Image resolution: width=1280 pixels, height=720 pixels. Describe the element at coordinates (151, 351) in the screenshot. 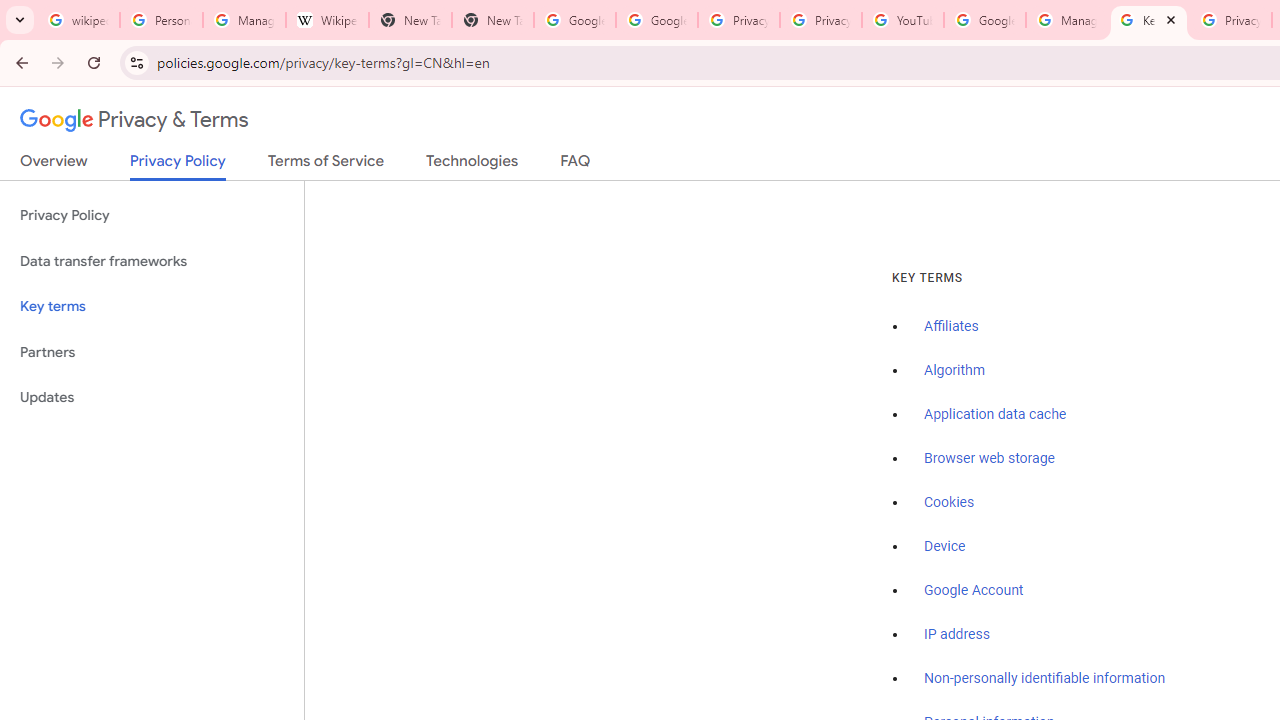

I see `'Partners'` at that location.